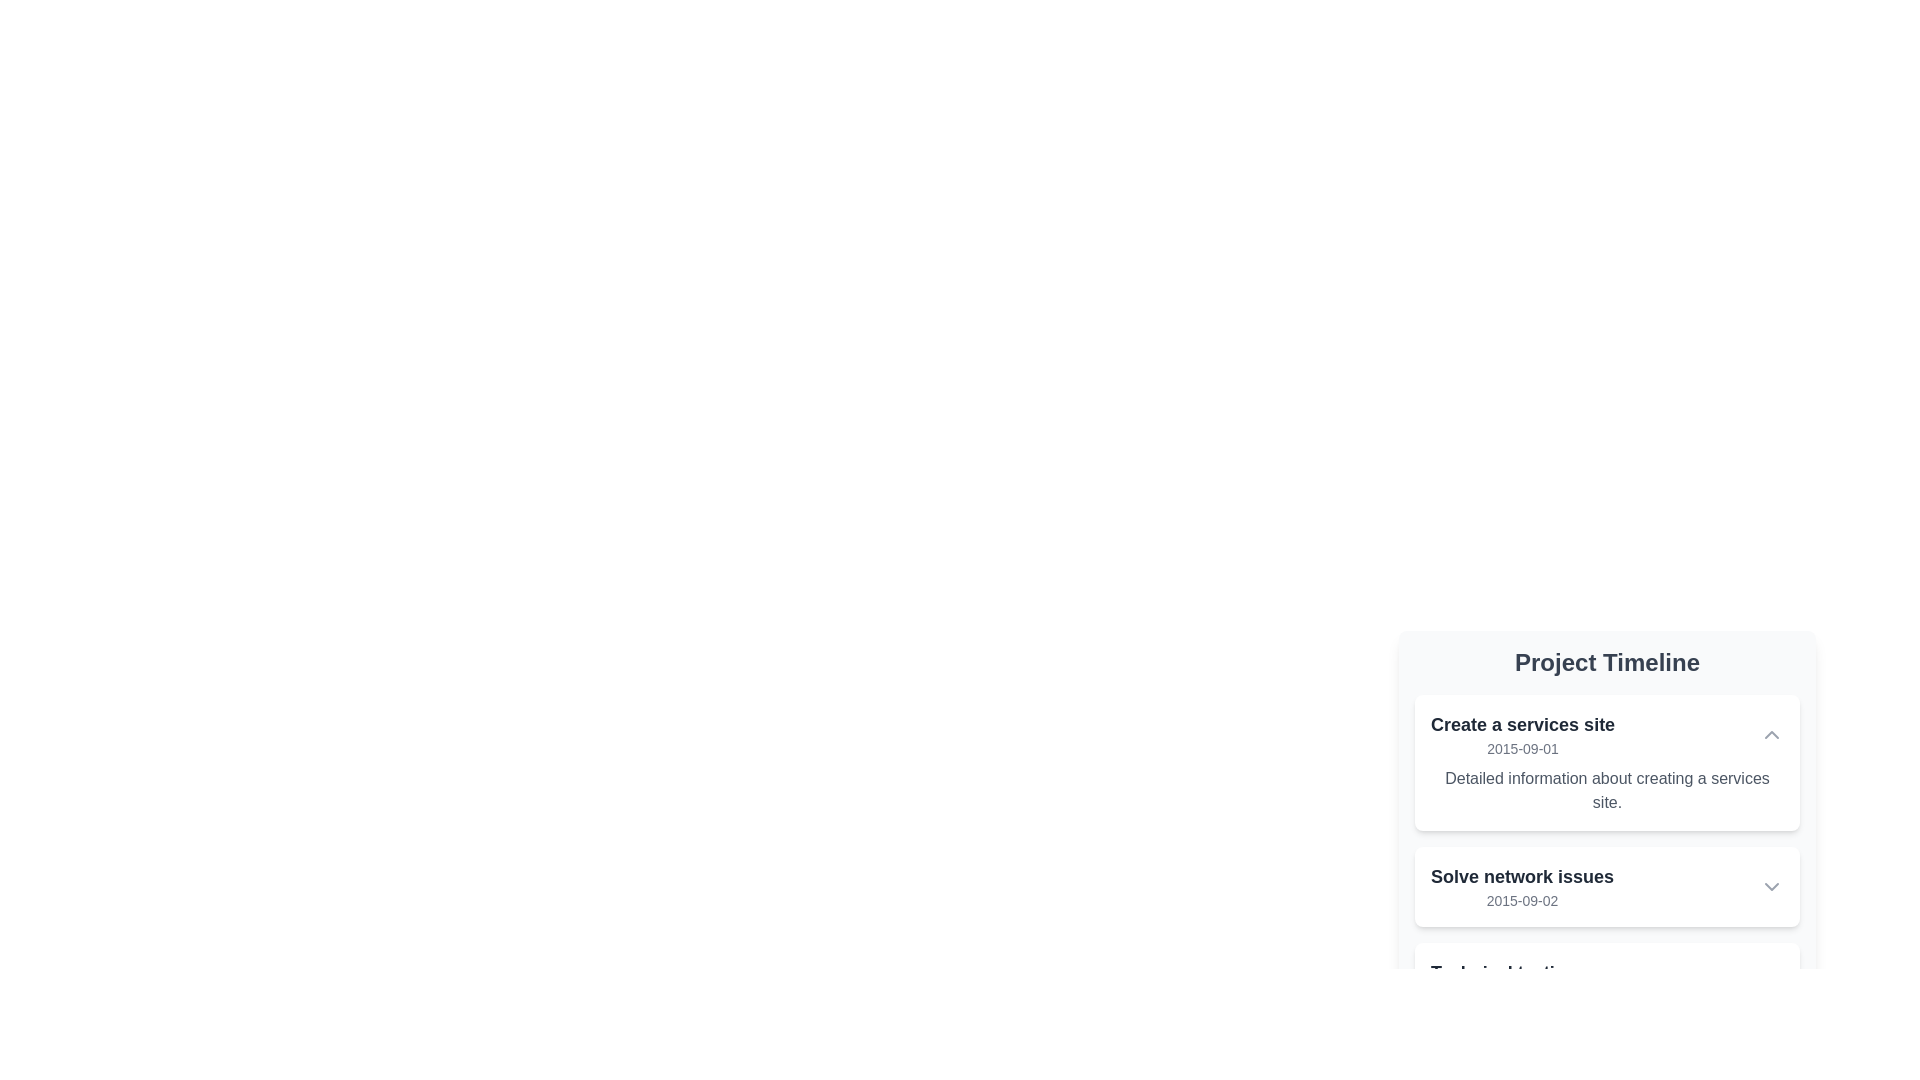  What do you see at coordinates (1607, 735) in the screenshot?
I see `the title 'Create a services site' in the collapsible list header` at bounding box center [1607, 735].